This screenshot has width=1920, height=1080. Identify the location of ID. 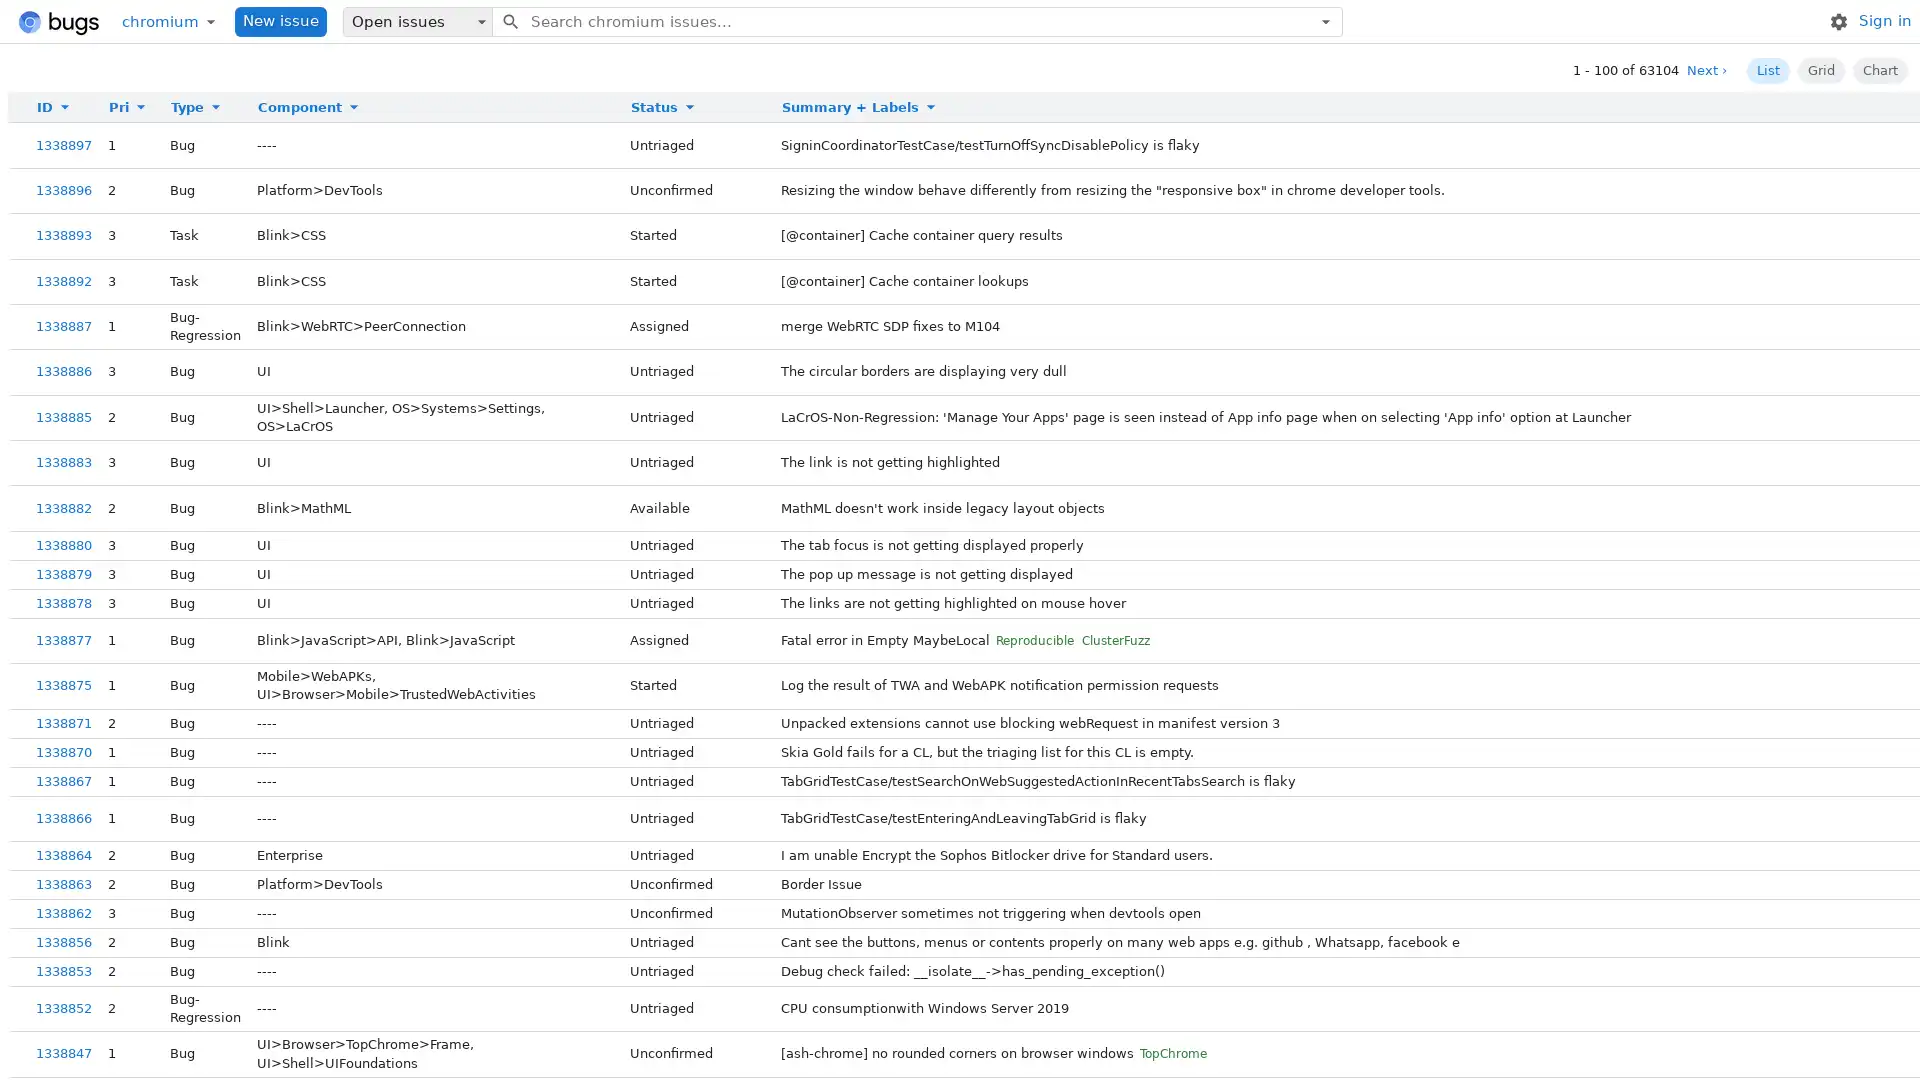
(57, 107).